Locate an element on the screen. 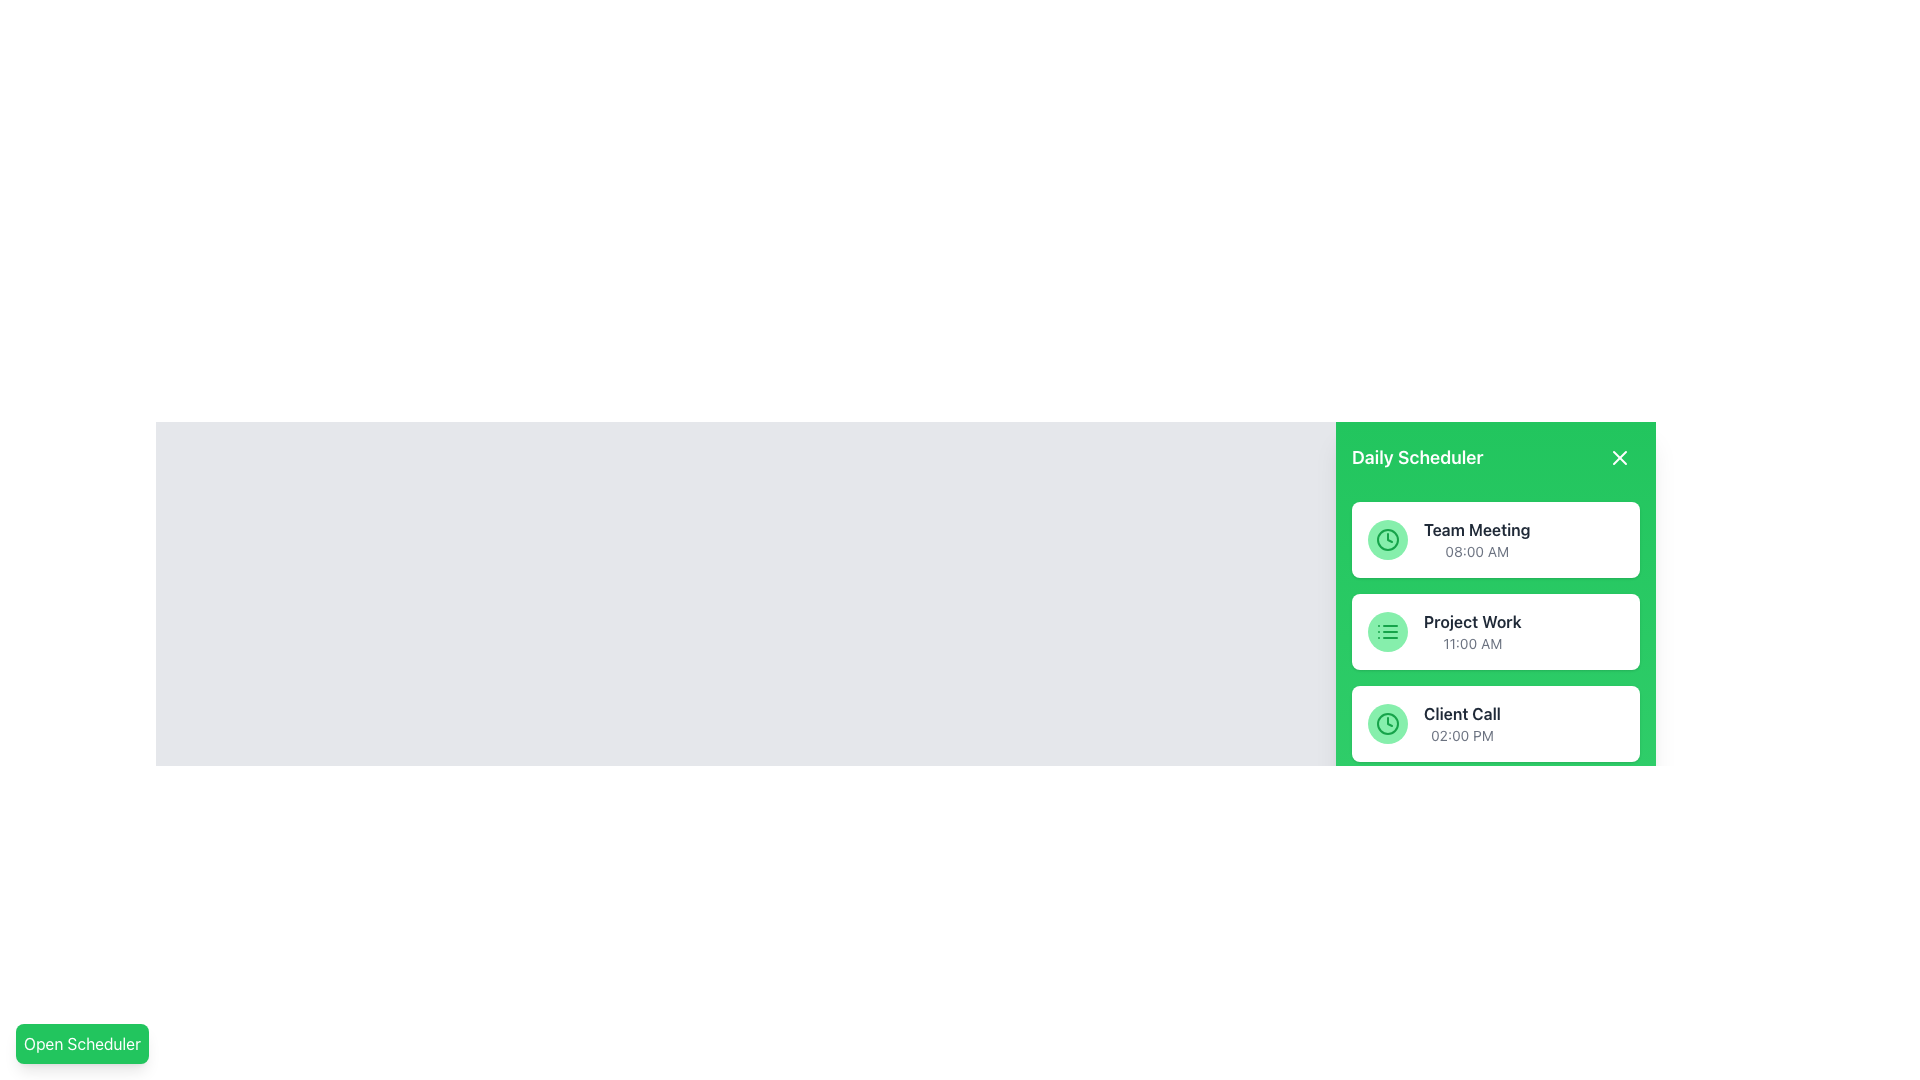 Image resolution: width=1920 pixels, height=1080 pixels. the meaning of the clock icon located on the left side of the 'Client Call' card is located at coordinates (1386, 724).